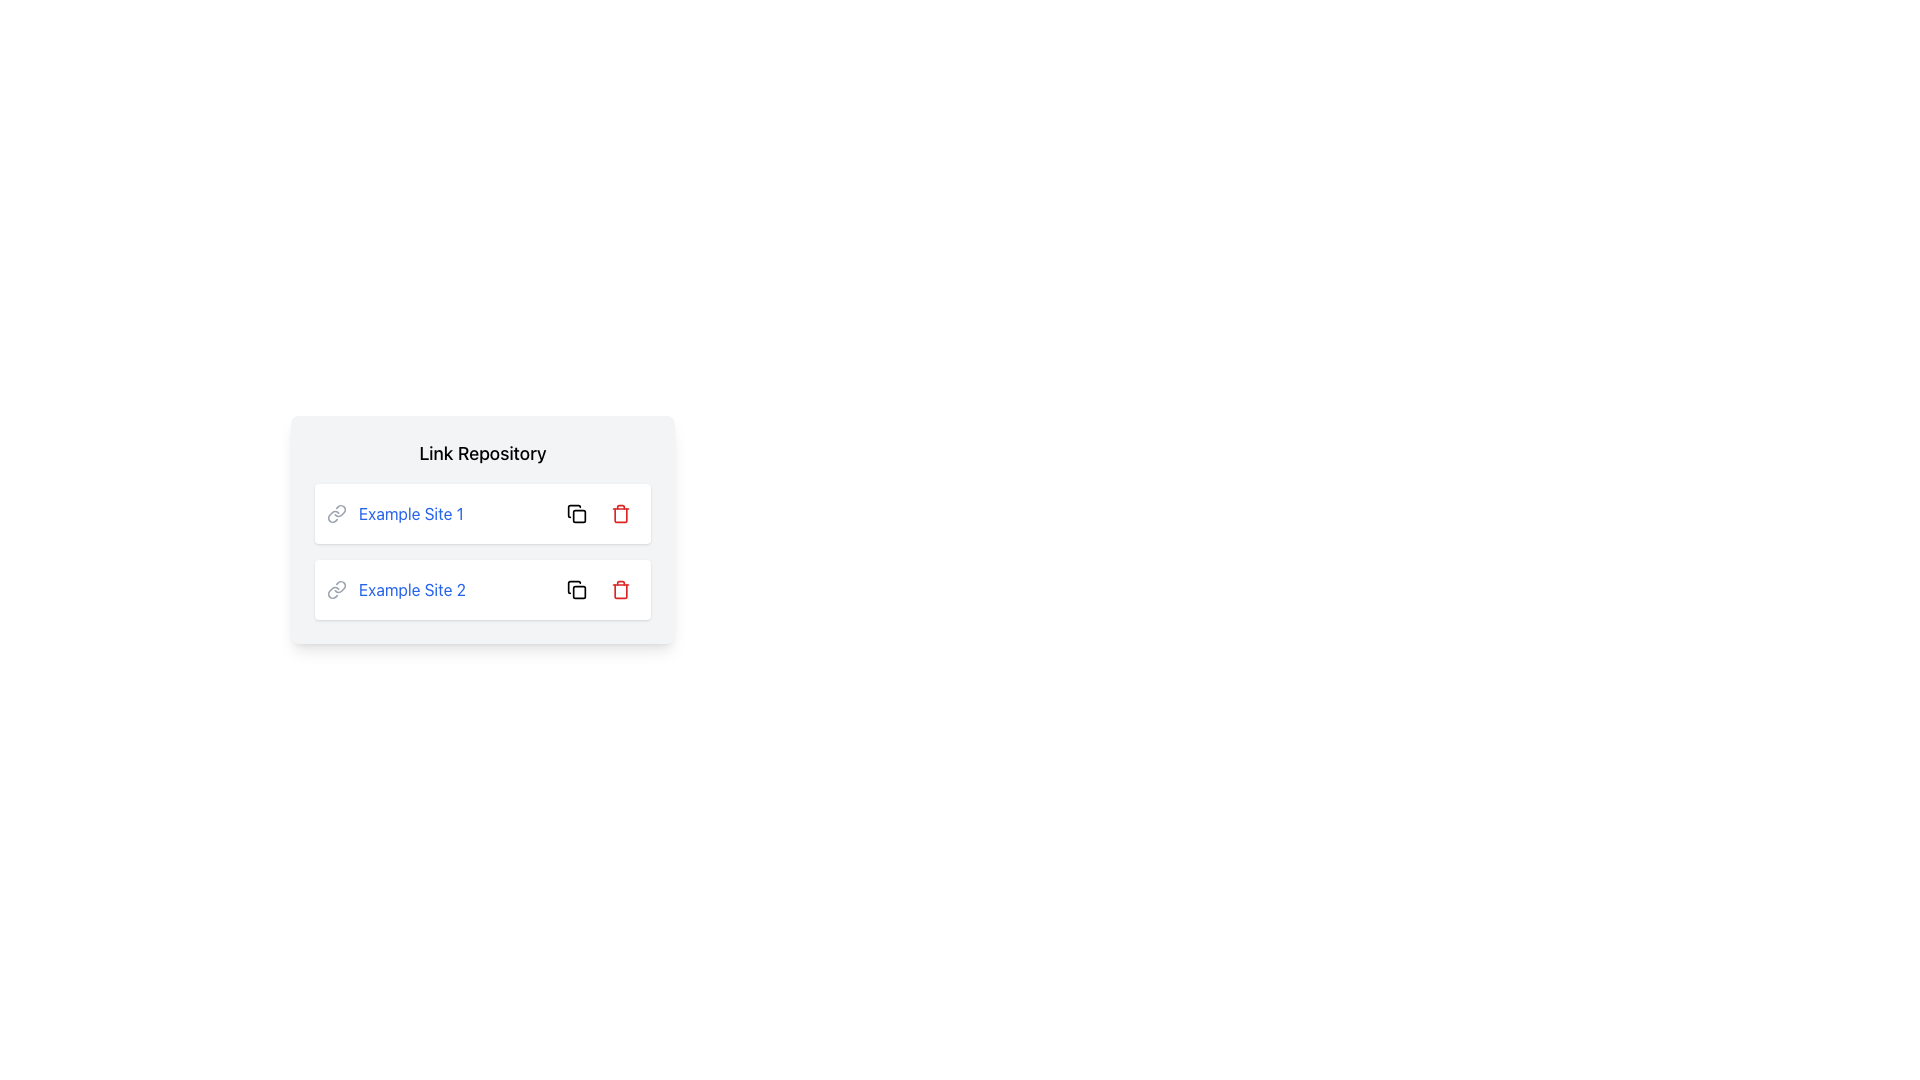 This screenshot has width=1920, height=1080. Describe the element at coordinates (395, 512) in the screenshot. I see `the hyperlink labeled 'Example Site 1', which is styled in blue and underlined` at that location.